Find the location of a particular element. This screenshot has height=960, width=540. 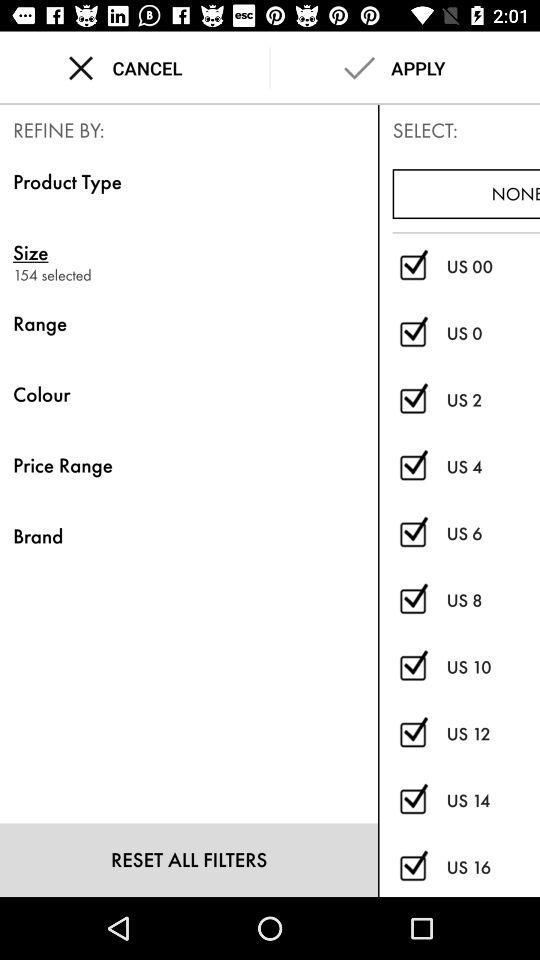

size is located at coordinates (189, 251).